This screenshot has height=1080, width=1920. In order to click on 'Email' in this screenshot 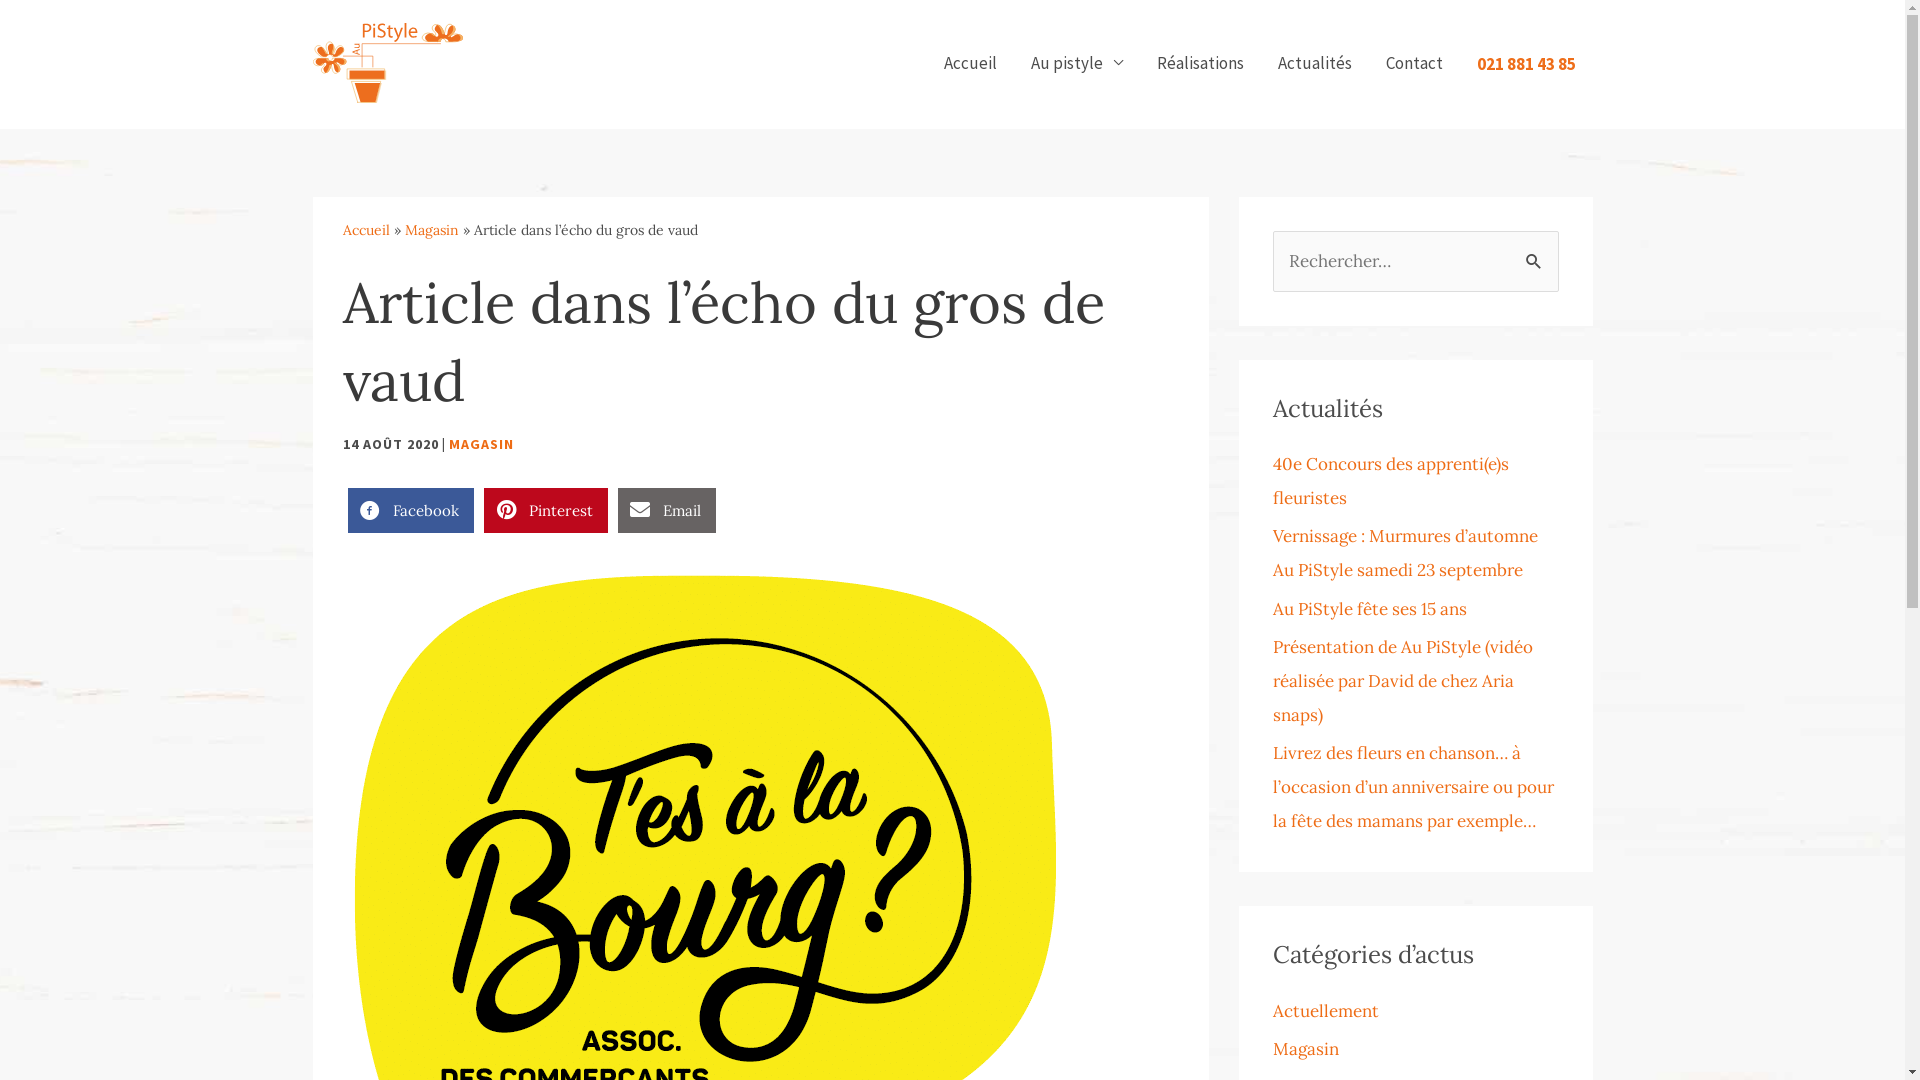, I will do `click(617, 509)`.